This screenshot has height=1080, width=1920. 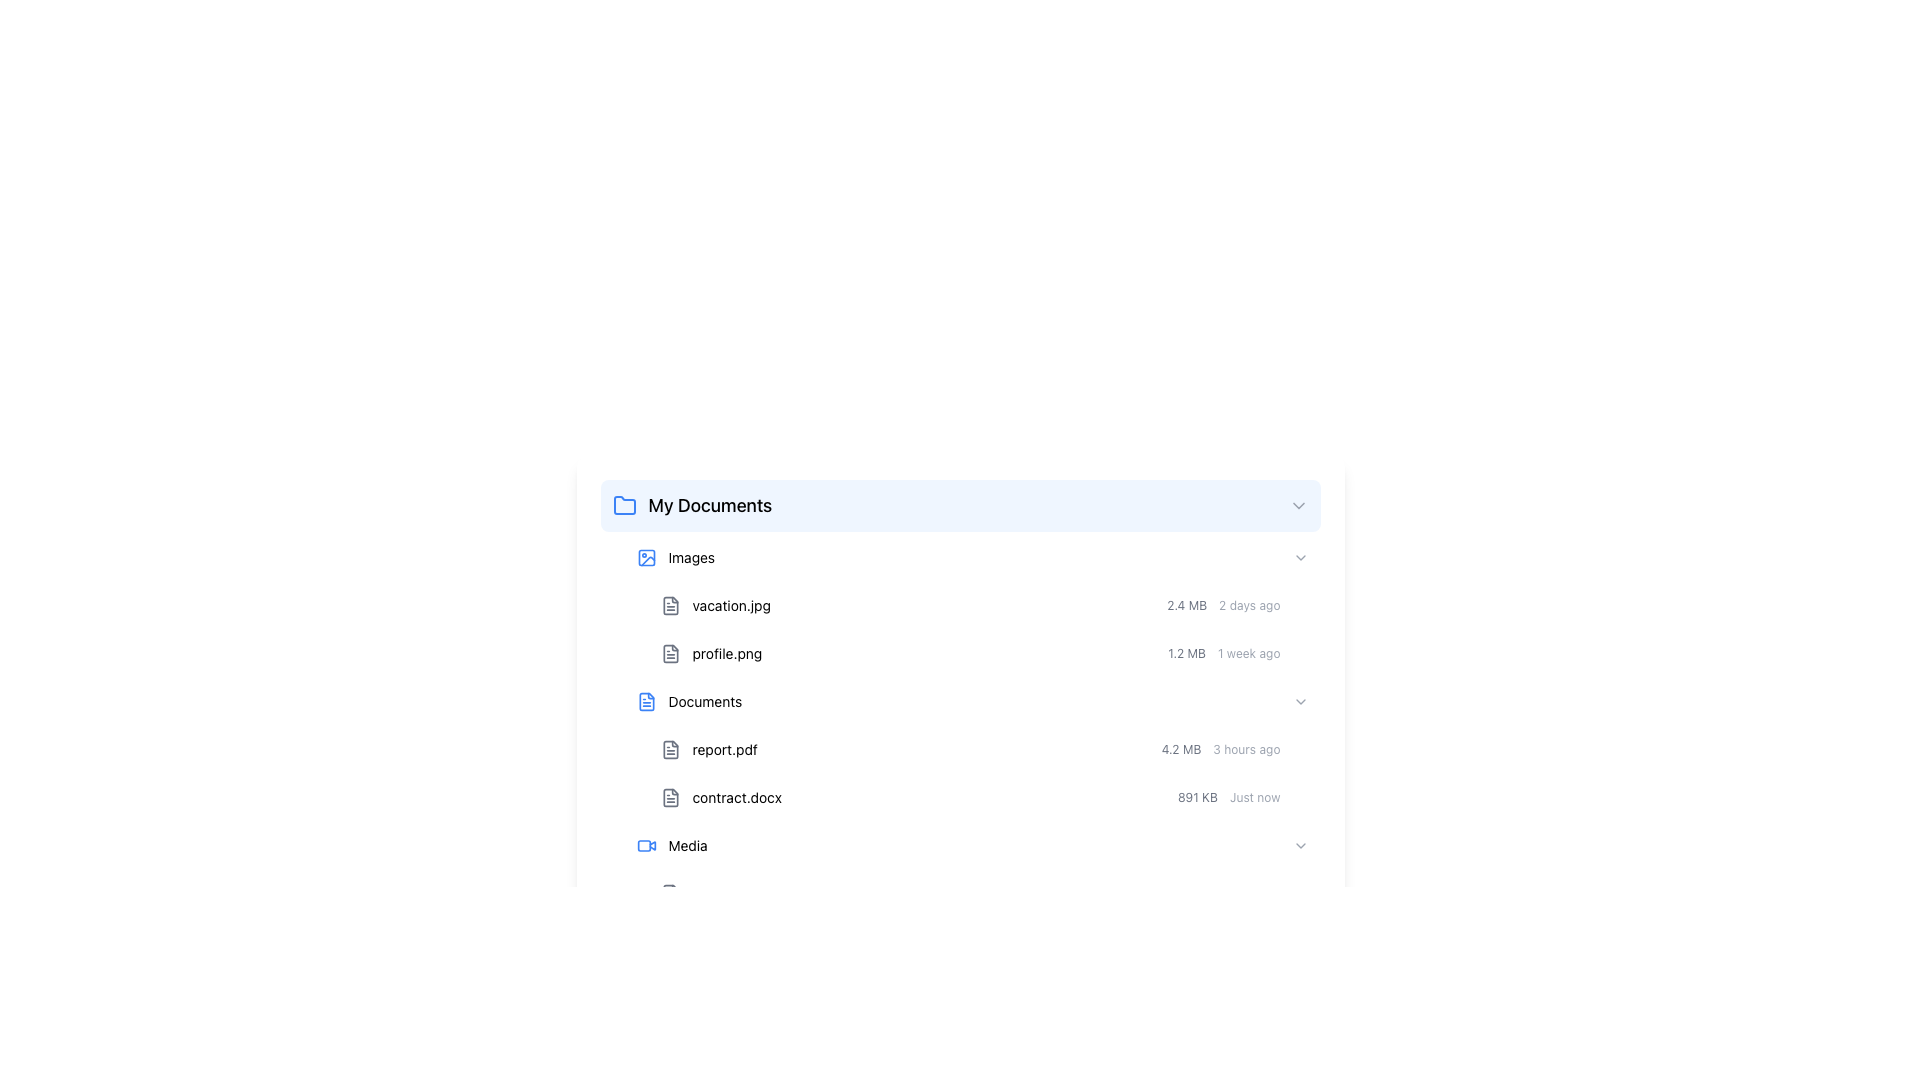 I want to click on the text label displaying the PDF file name located at the top-left section of the document listing under the 'Documents' category, so click(x=709, y=749).